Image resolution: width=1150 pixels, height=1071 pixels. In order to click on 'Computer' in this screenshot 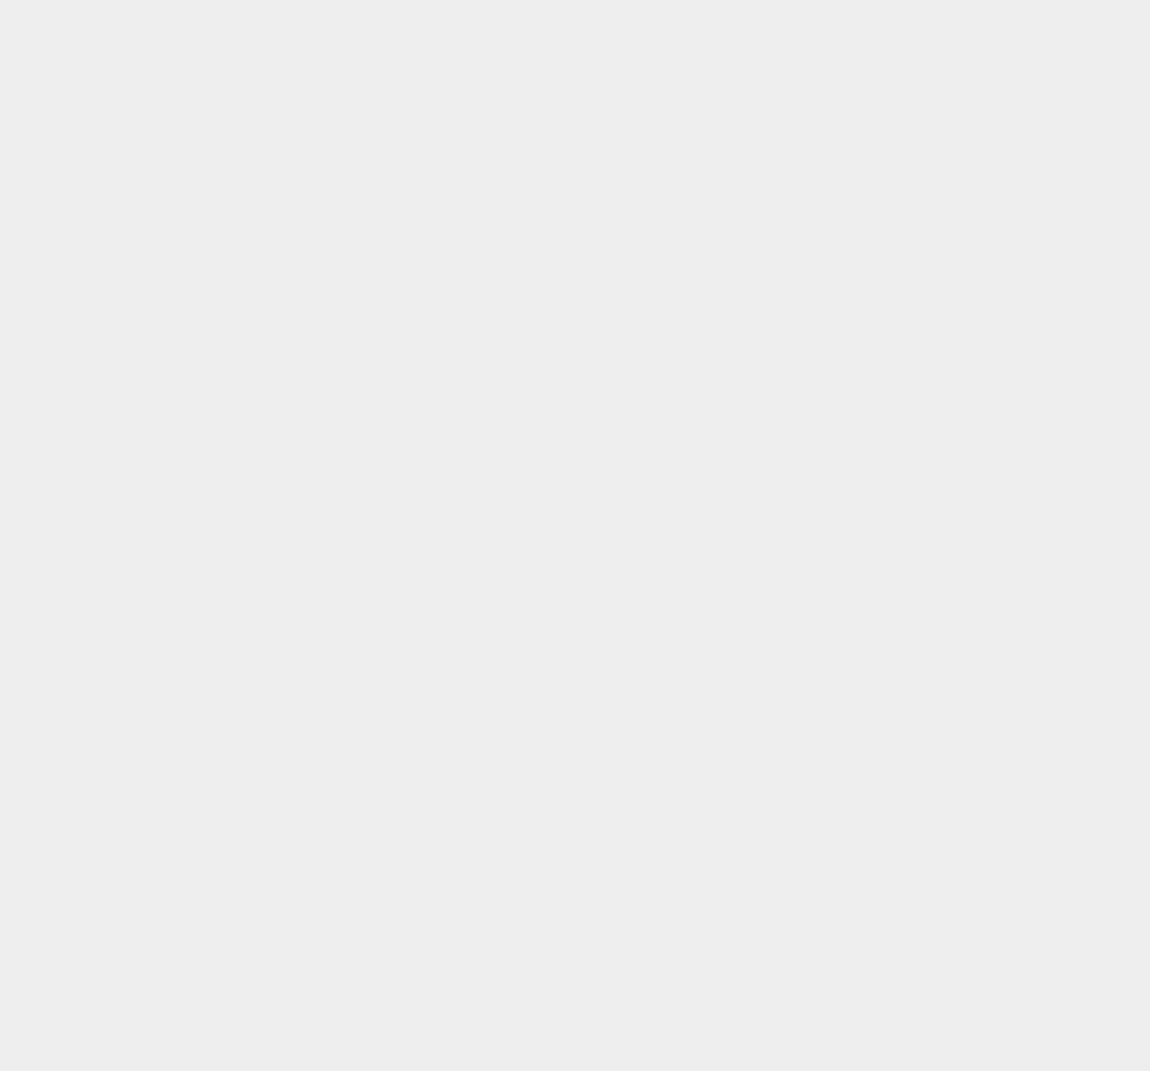, I will do `click(842, 148)`.